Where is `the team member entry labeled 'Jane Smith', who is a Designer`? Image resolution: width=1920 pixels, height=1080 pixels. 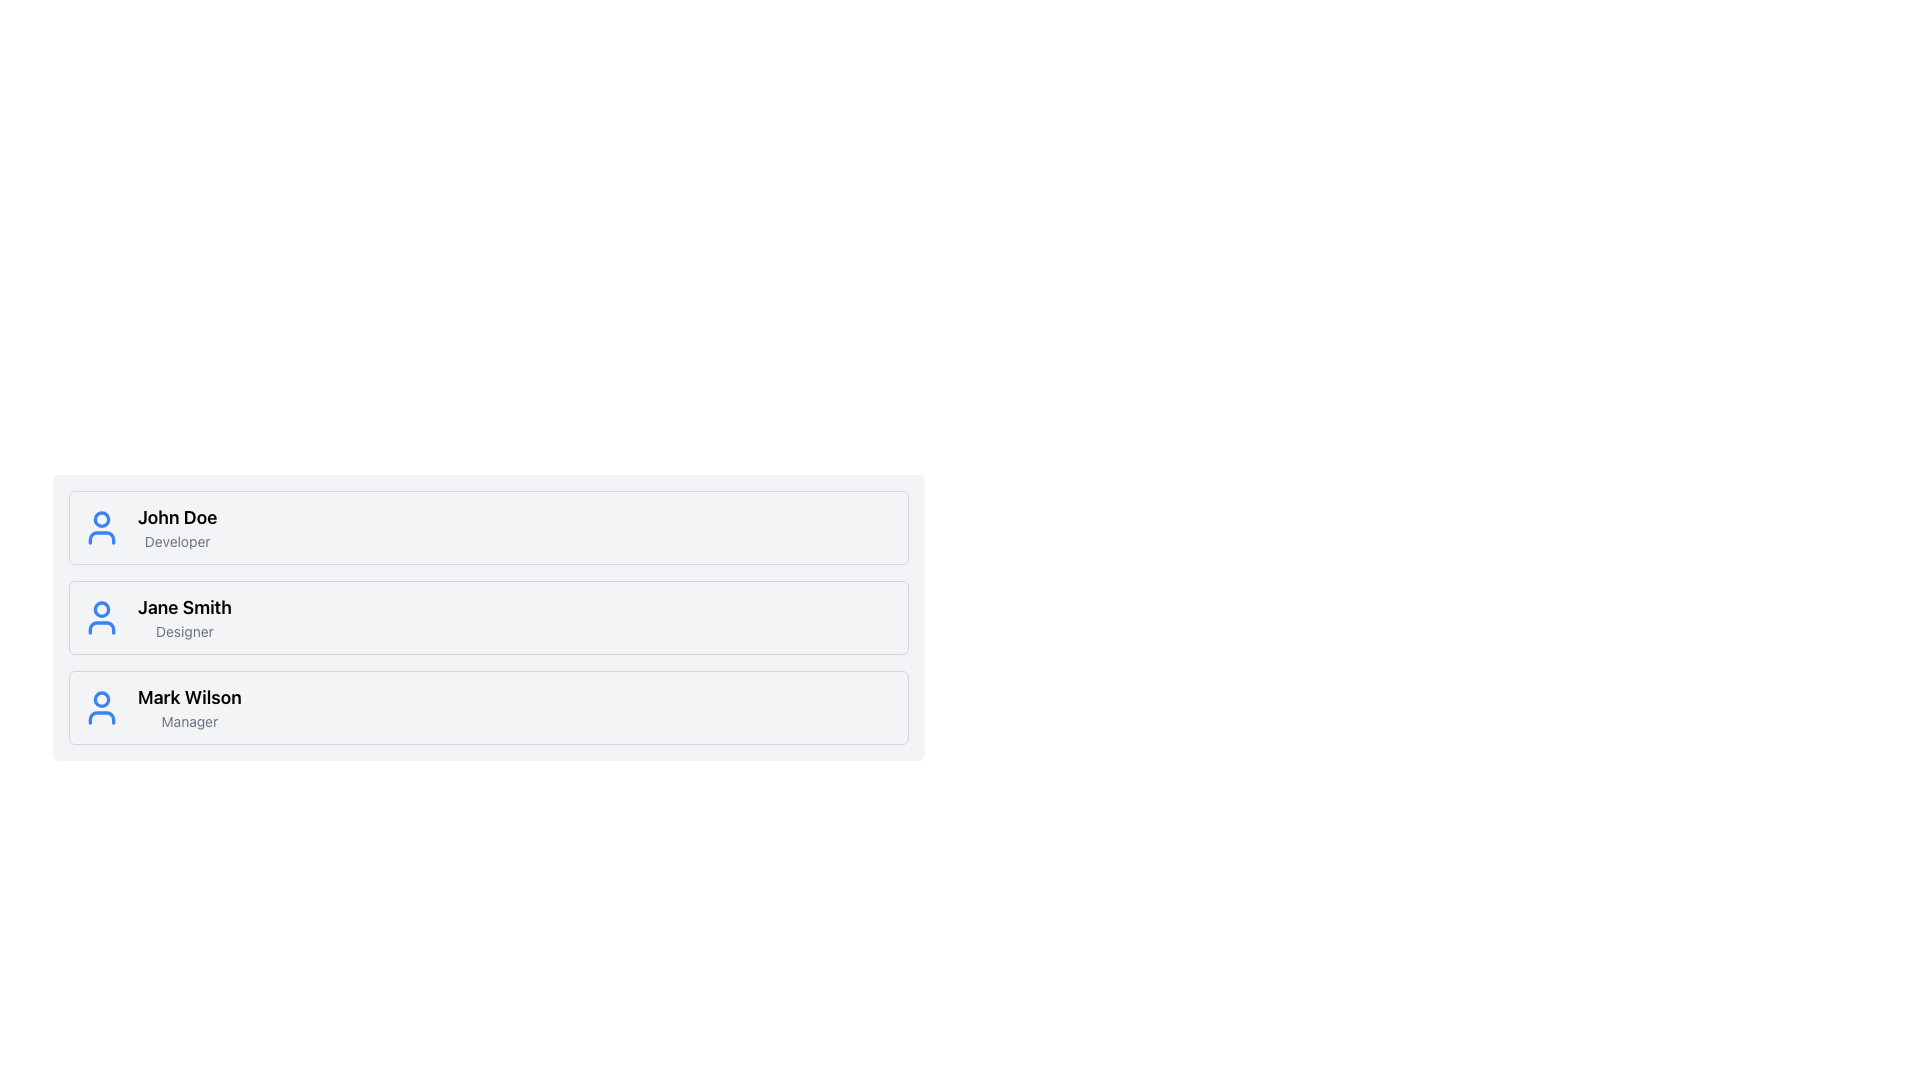 the team member entry labeled 'Jane Smith', who is a Designer is located at coordinates (489, 616).